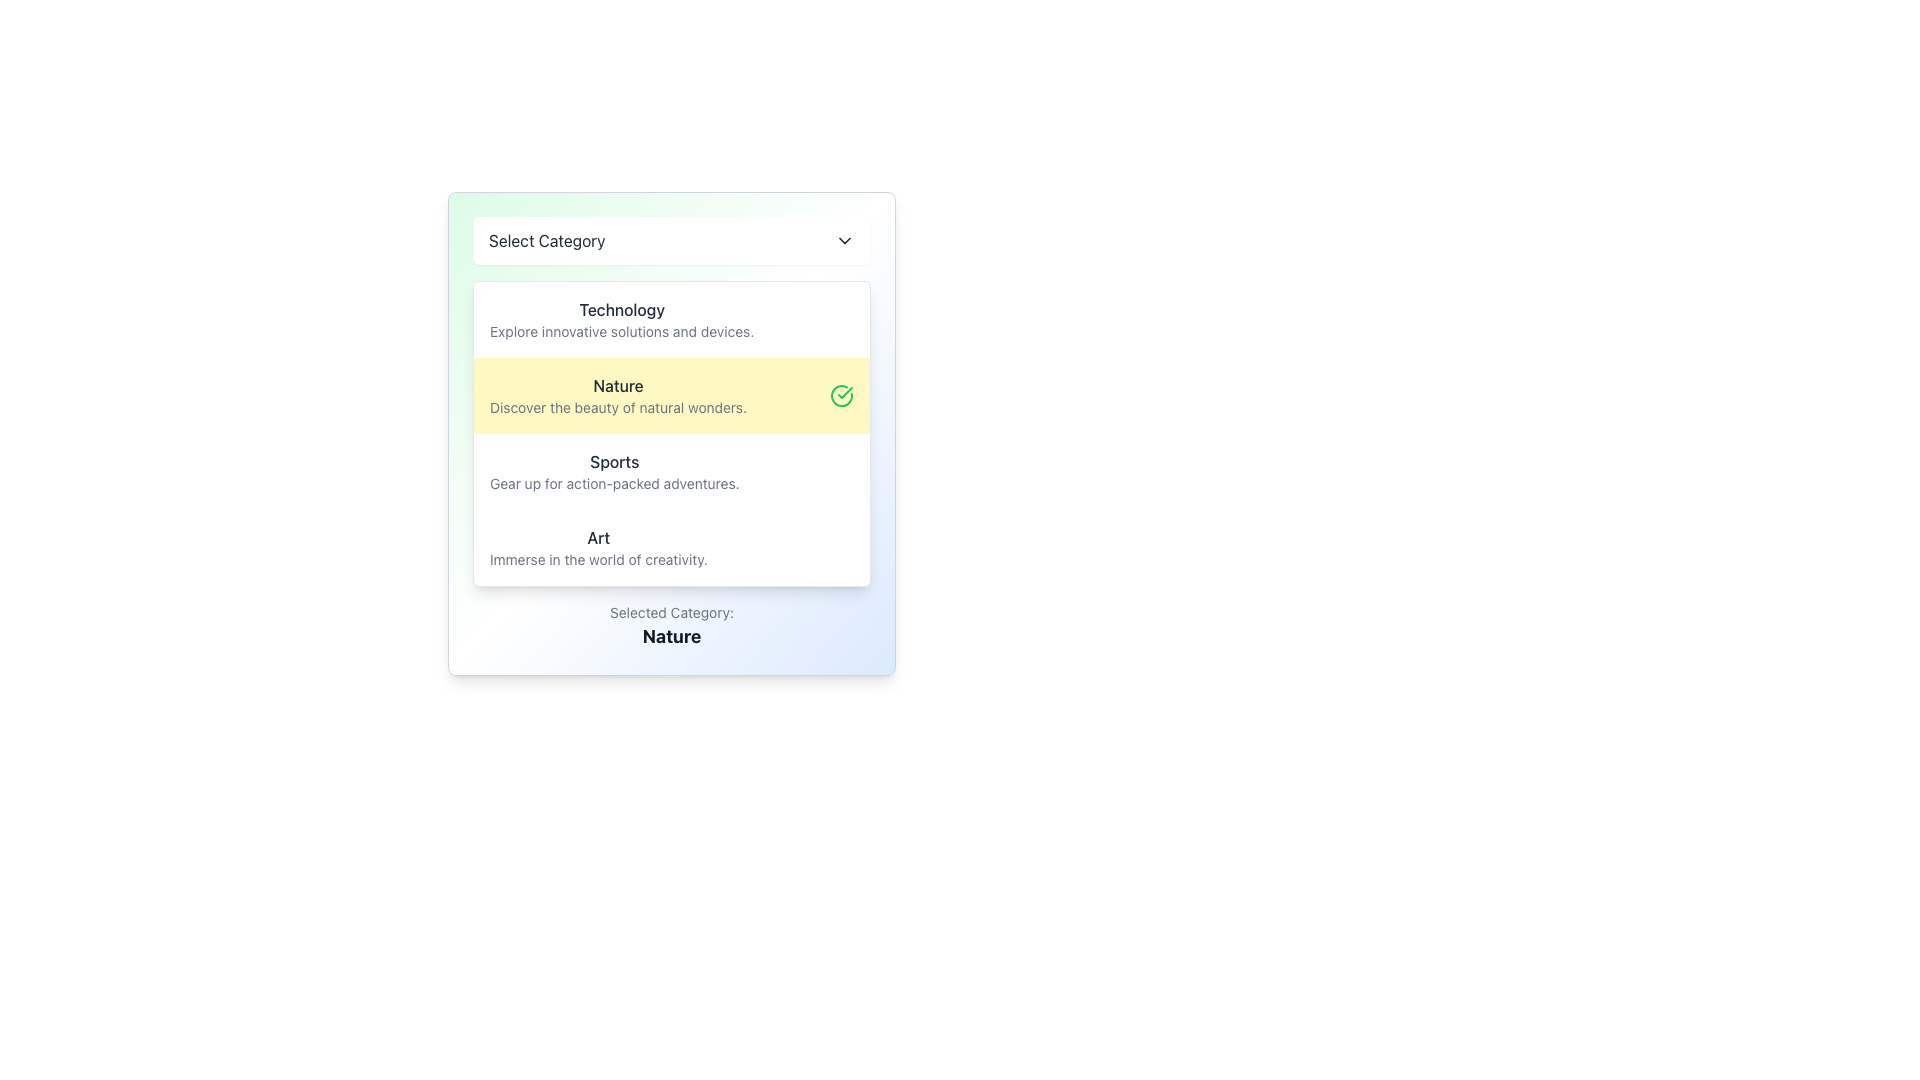 The width and height of the screenshot is (1920, 1080). Describe the element at coordinates (621, 330) in the screenshot. I see `the text label displaying 'Explore innovative solutions and devices.' which is positioned directly below the heading 'Technology' within the Technology category section` at that location.